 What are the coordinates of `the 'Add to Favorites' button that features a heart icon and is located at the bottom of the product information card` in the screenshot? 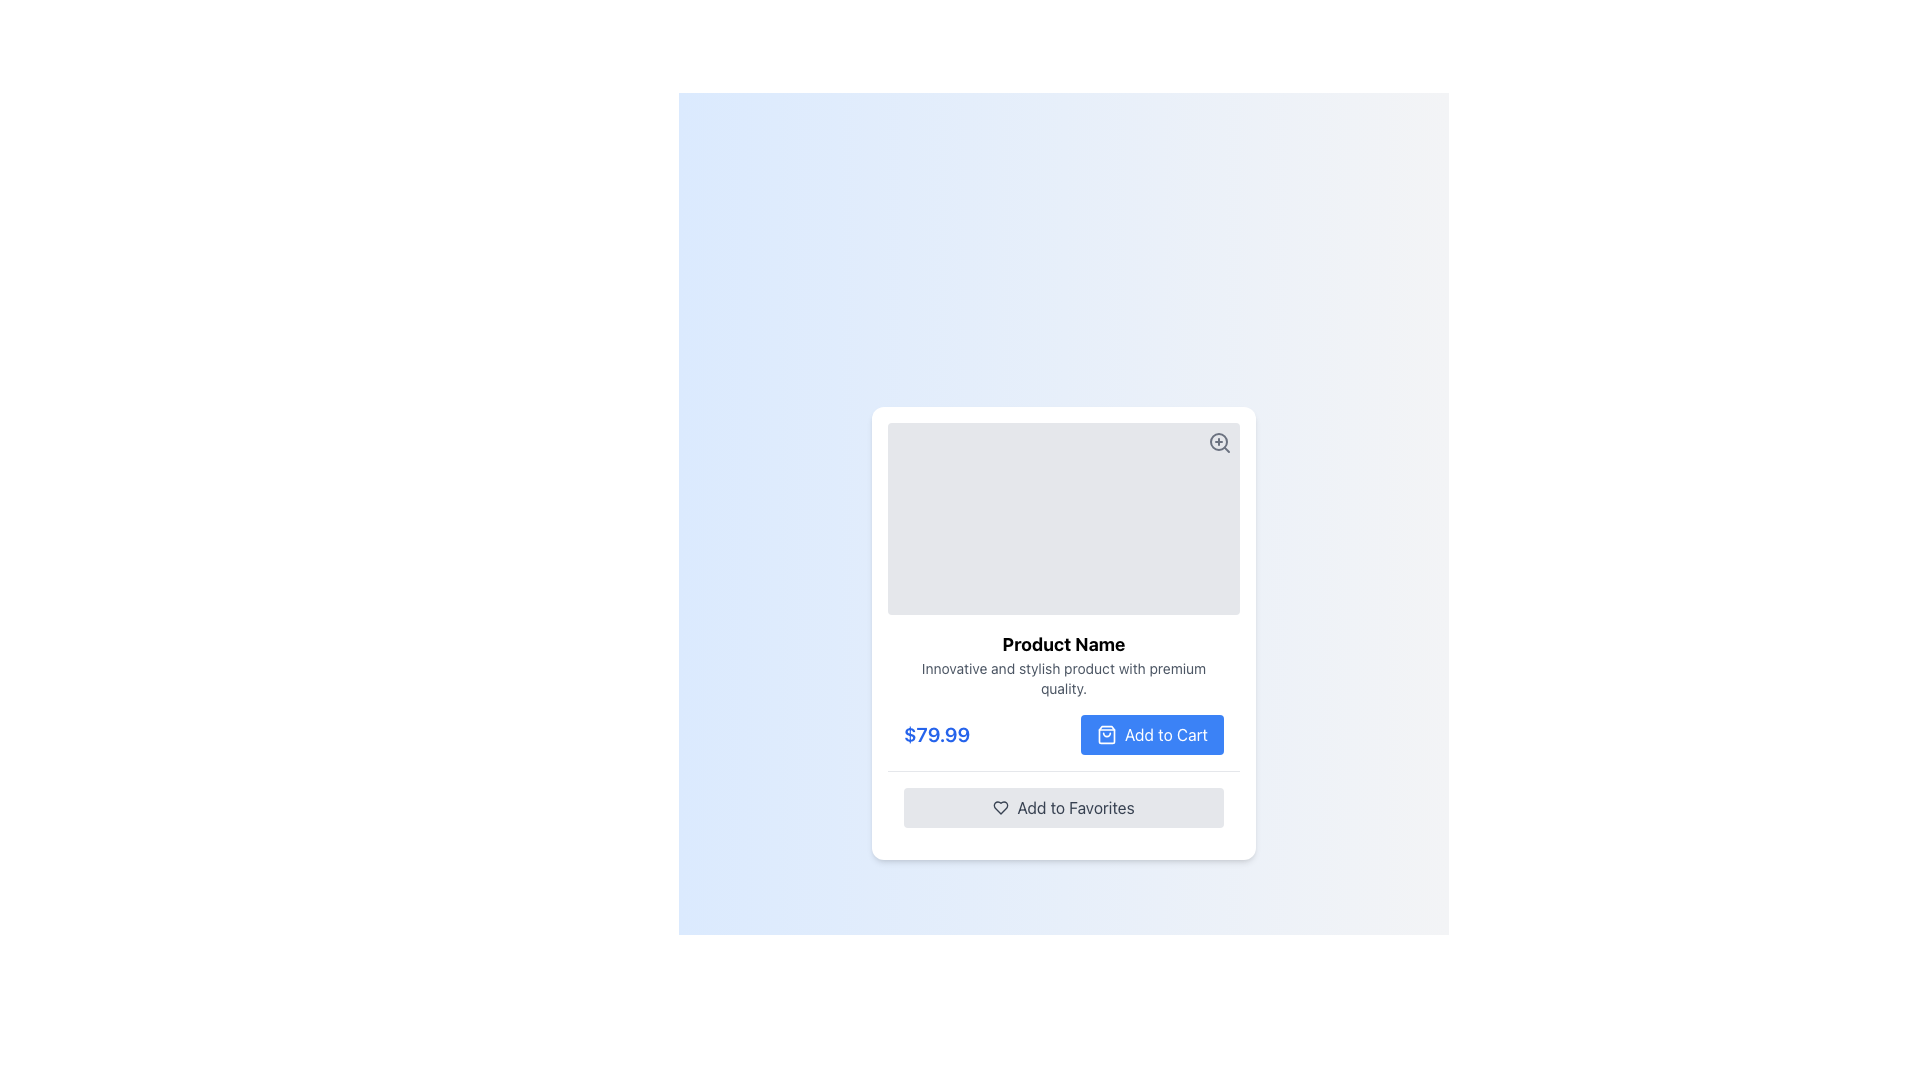 It's located at (1074, 806).